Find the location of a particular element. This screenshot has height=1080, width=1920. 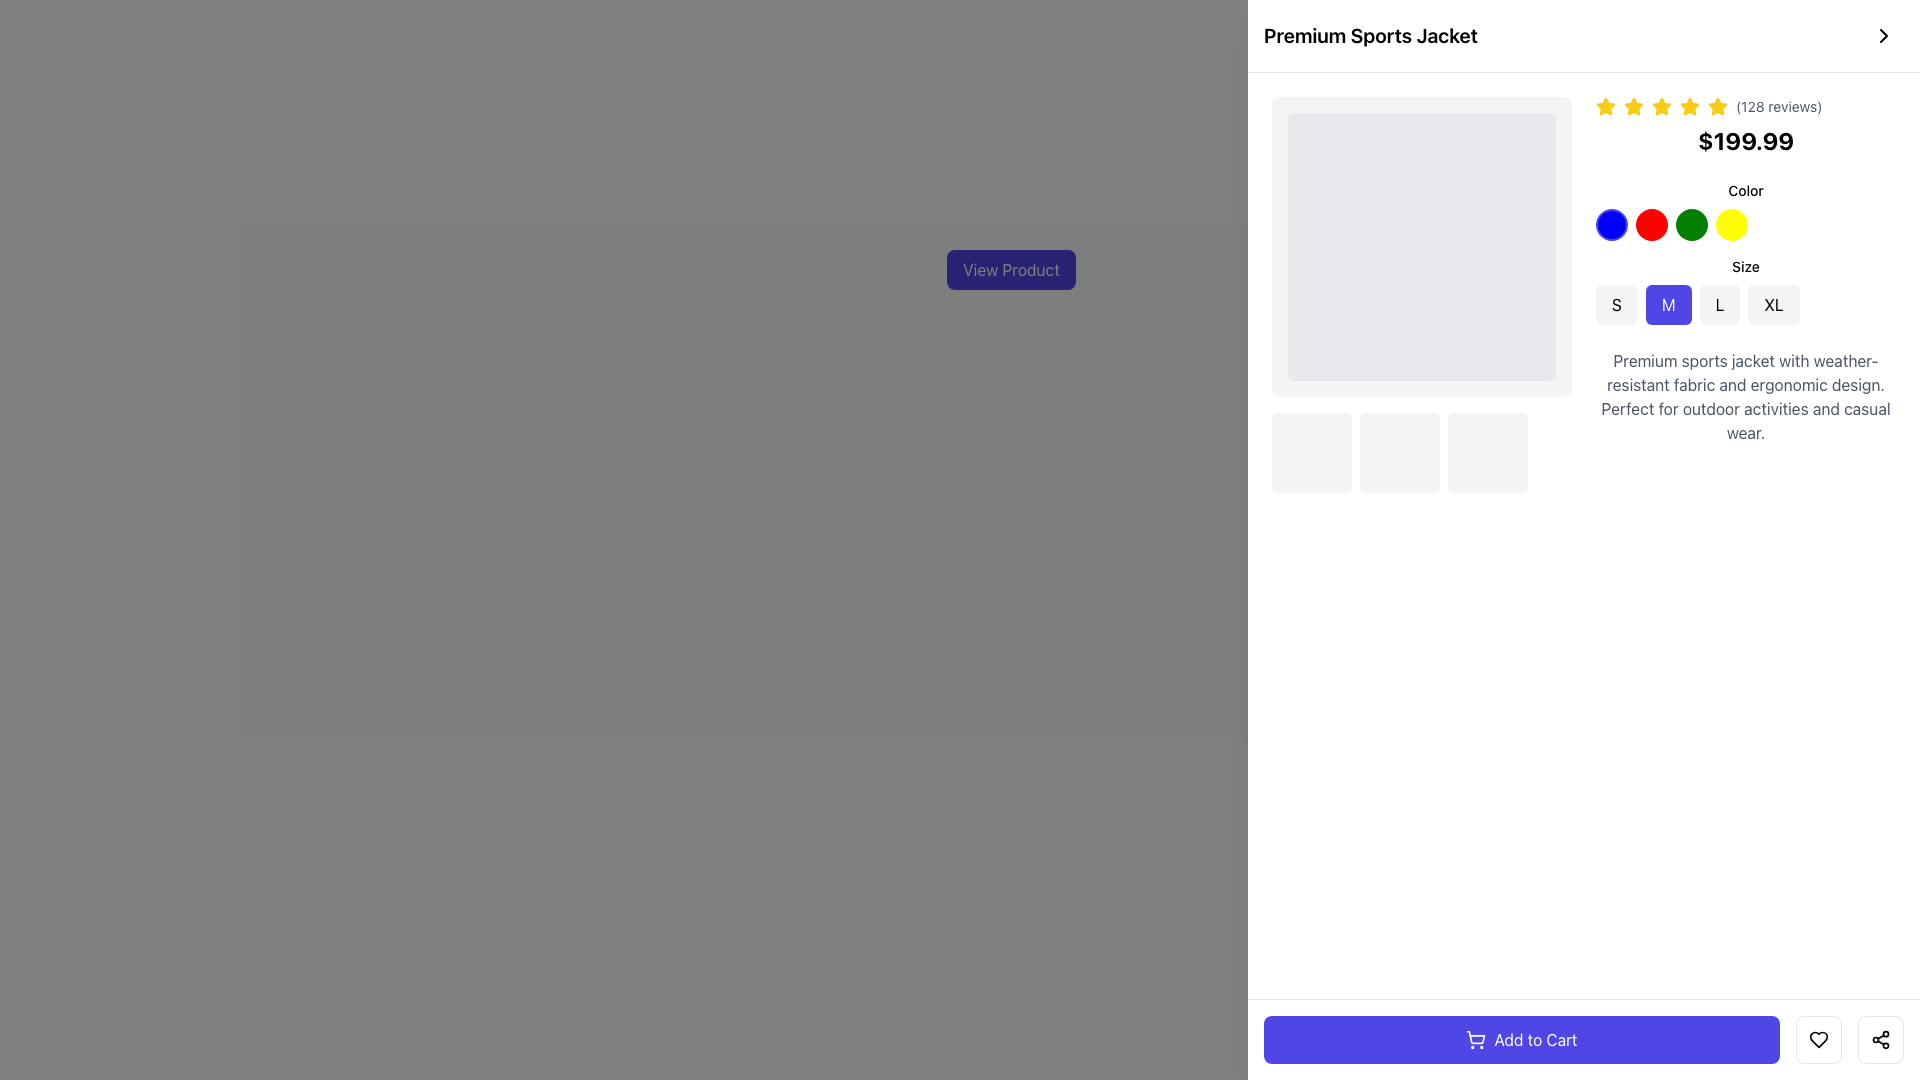

the size button in the Option selector located under the 'Color' section of the user interface is located at coordinates (1745, 290).